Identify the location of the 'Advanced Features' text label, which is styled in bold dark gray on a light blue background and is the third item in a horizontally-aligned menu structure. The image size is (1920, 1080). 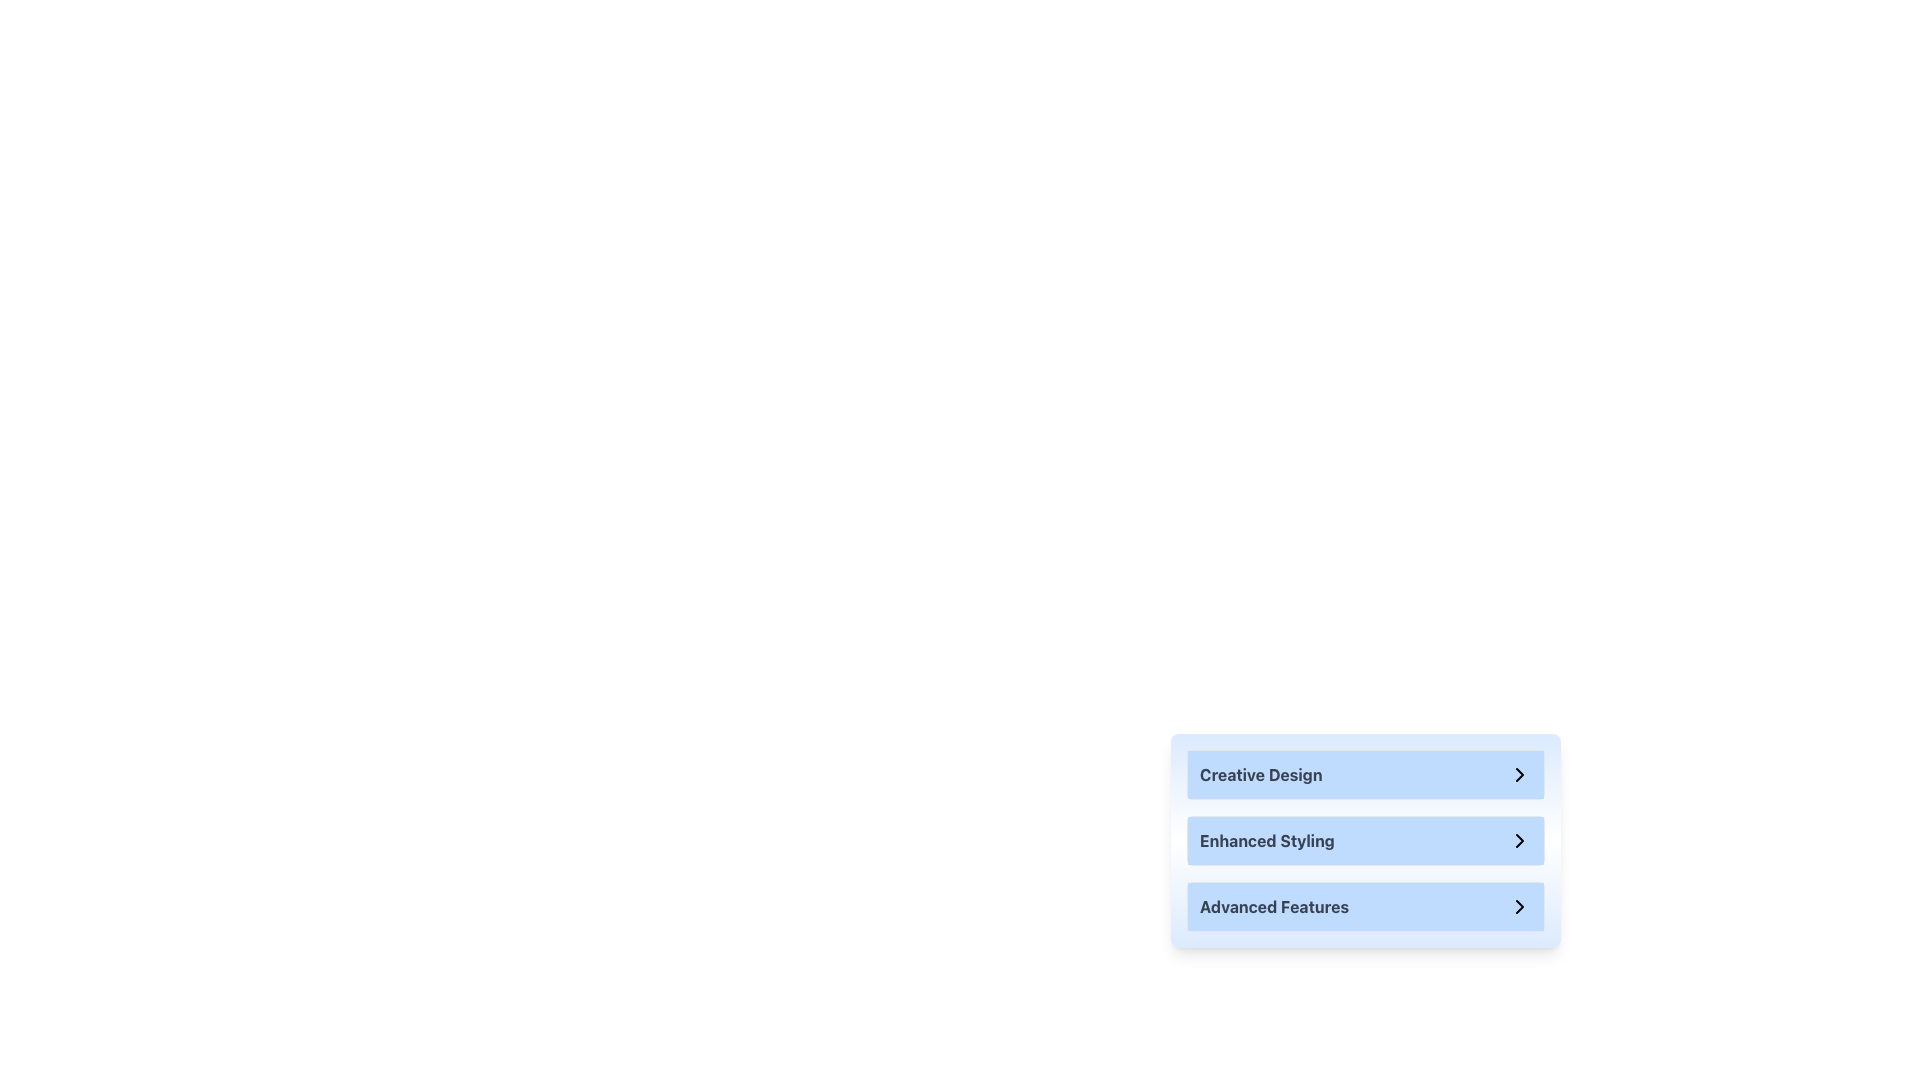
(1273, 906).